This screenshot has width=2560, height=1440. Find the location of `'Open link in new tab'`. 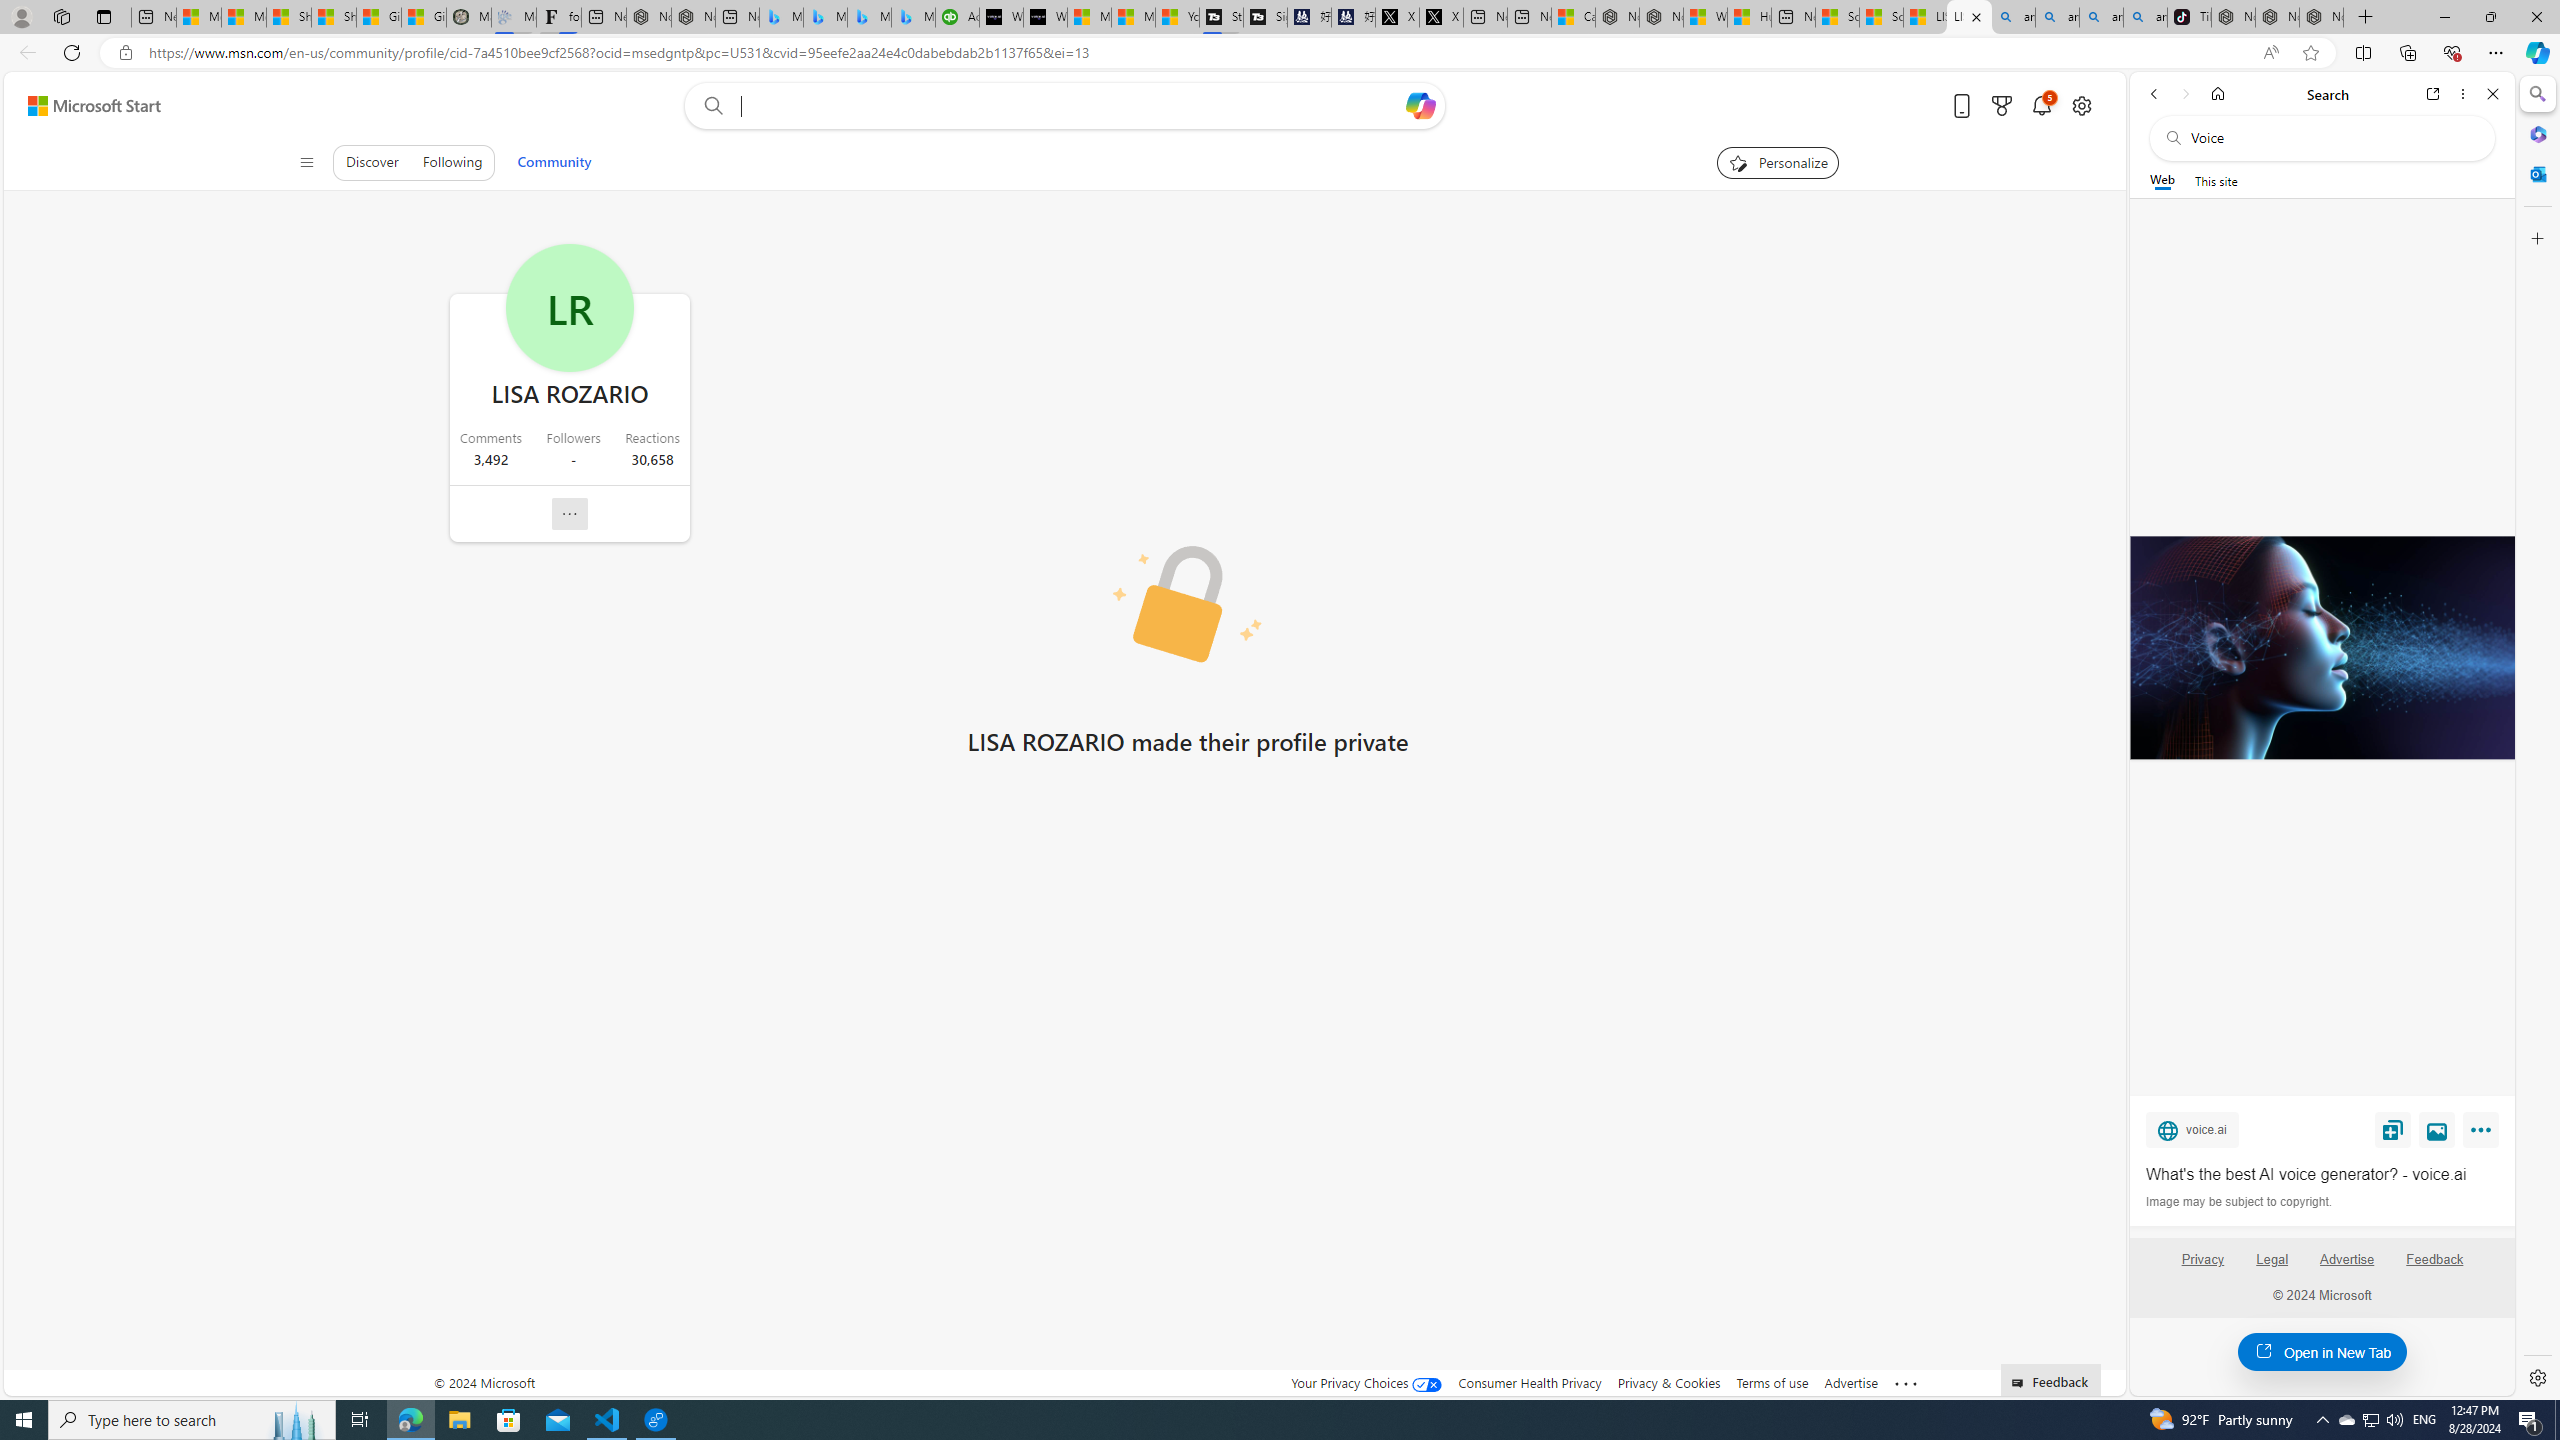

'Open link in new tab' is located at coordinates (2433, 93).